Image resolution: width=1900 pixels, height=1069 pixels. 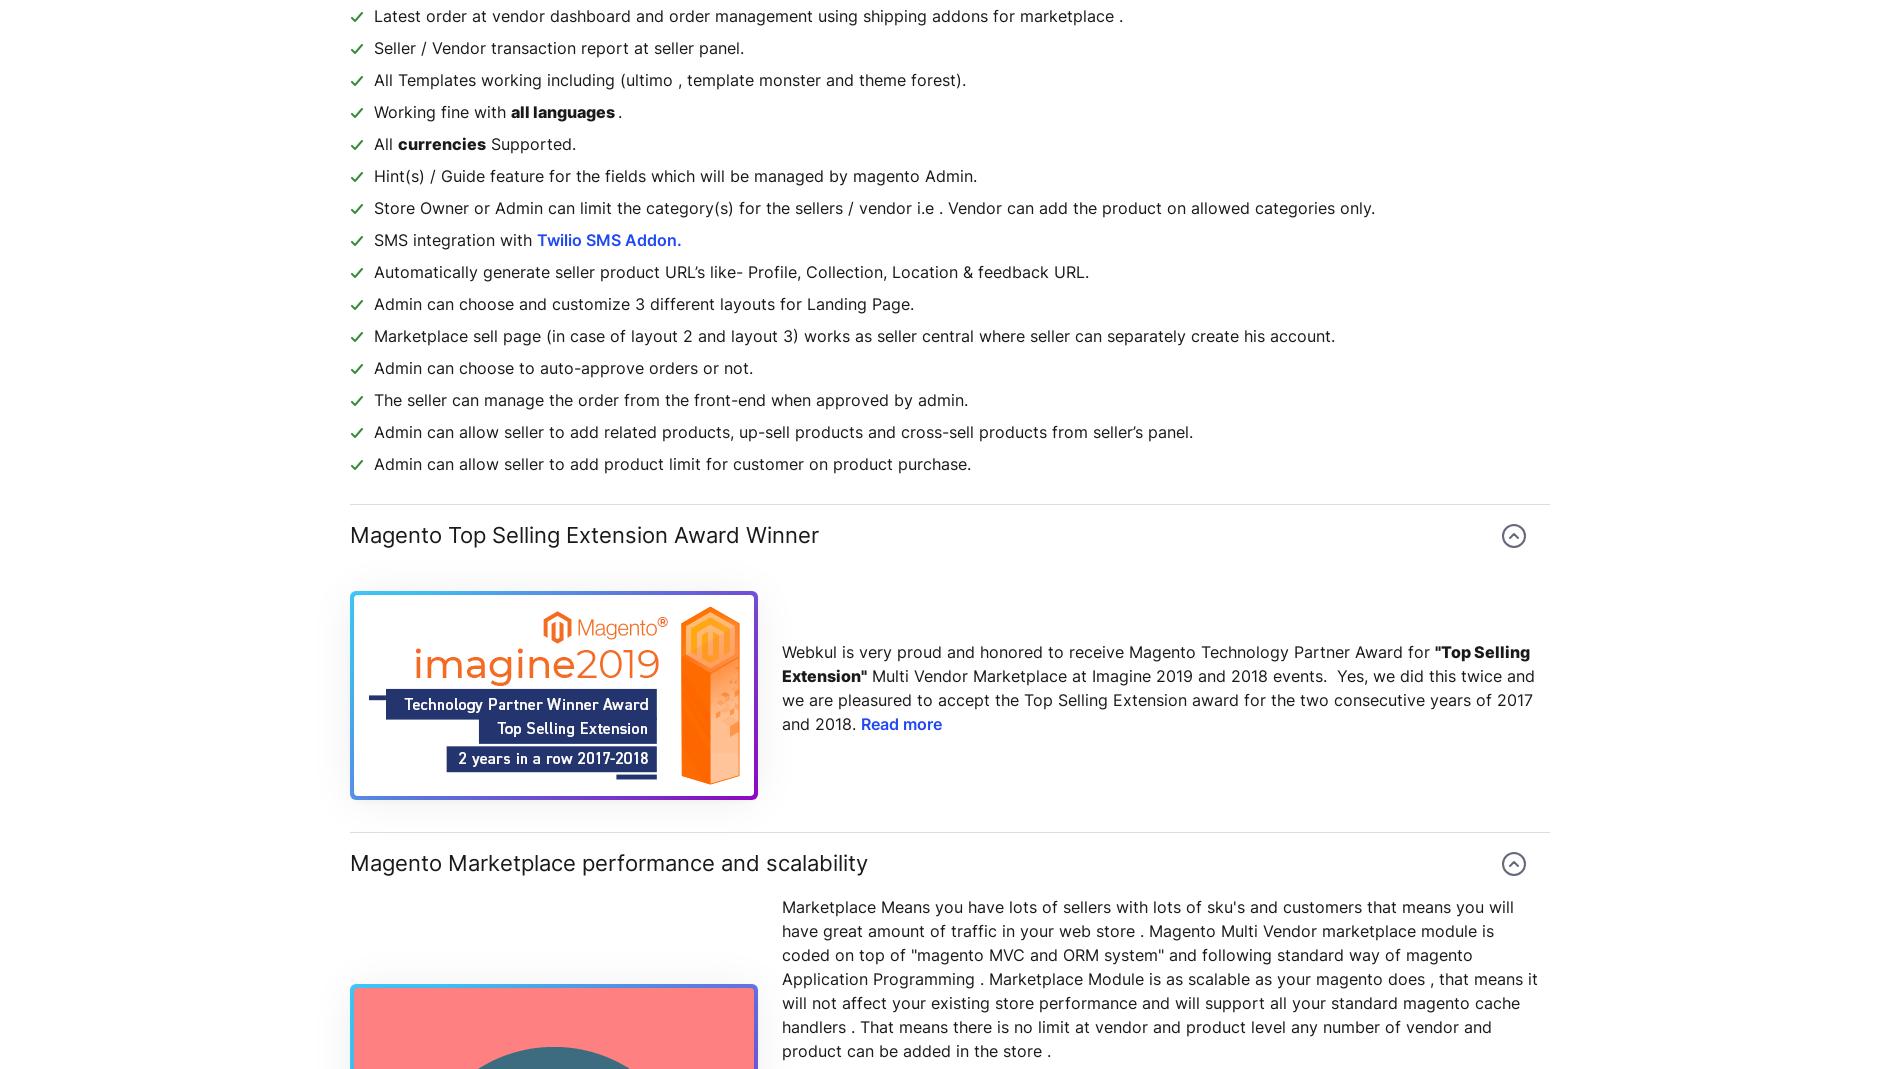 What do you see at coordinates (563, 367) in the screenshot?
I see `'Admin can choose to auto-approve orders or not.'` at bounding box center [563, 367].